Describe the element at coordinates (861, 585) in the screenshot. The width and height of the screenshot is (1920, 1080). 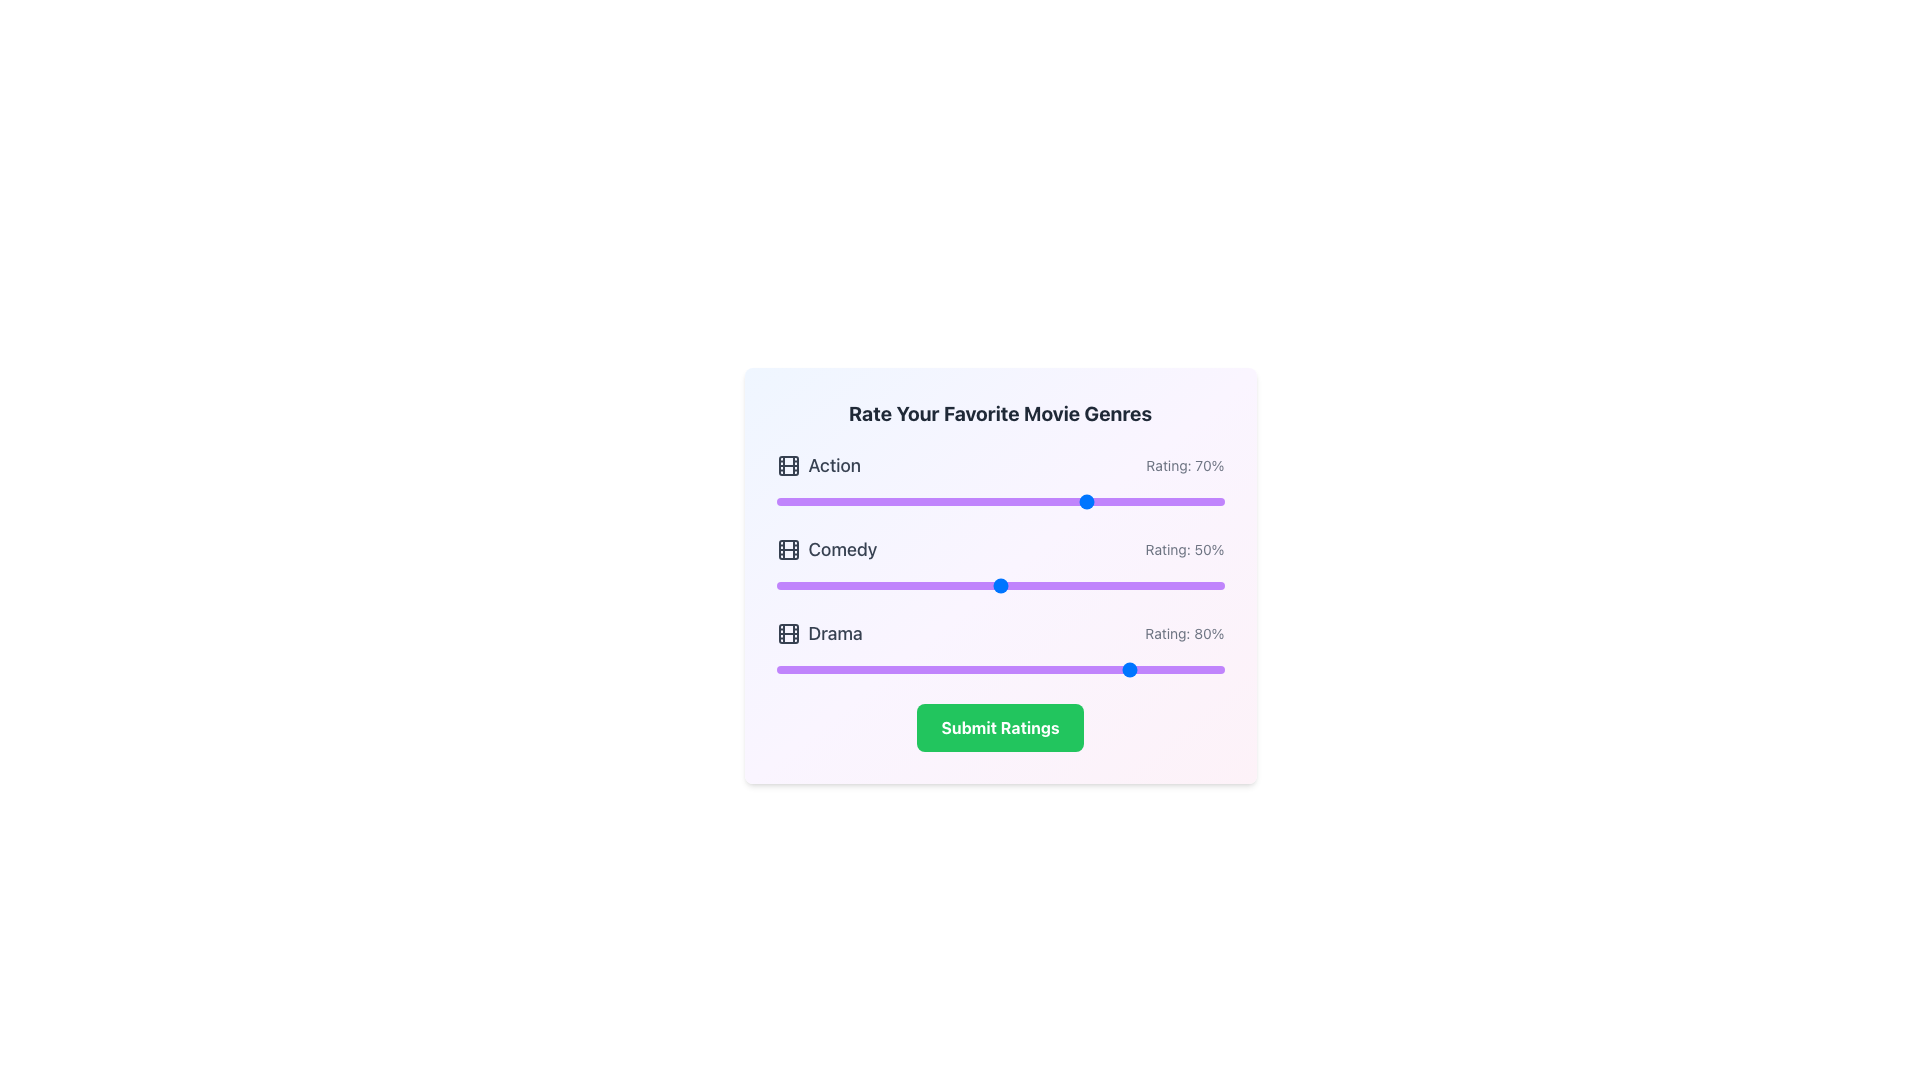
I see `the slider` at that location.